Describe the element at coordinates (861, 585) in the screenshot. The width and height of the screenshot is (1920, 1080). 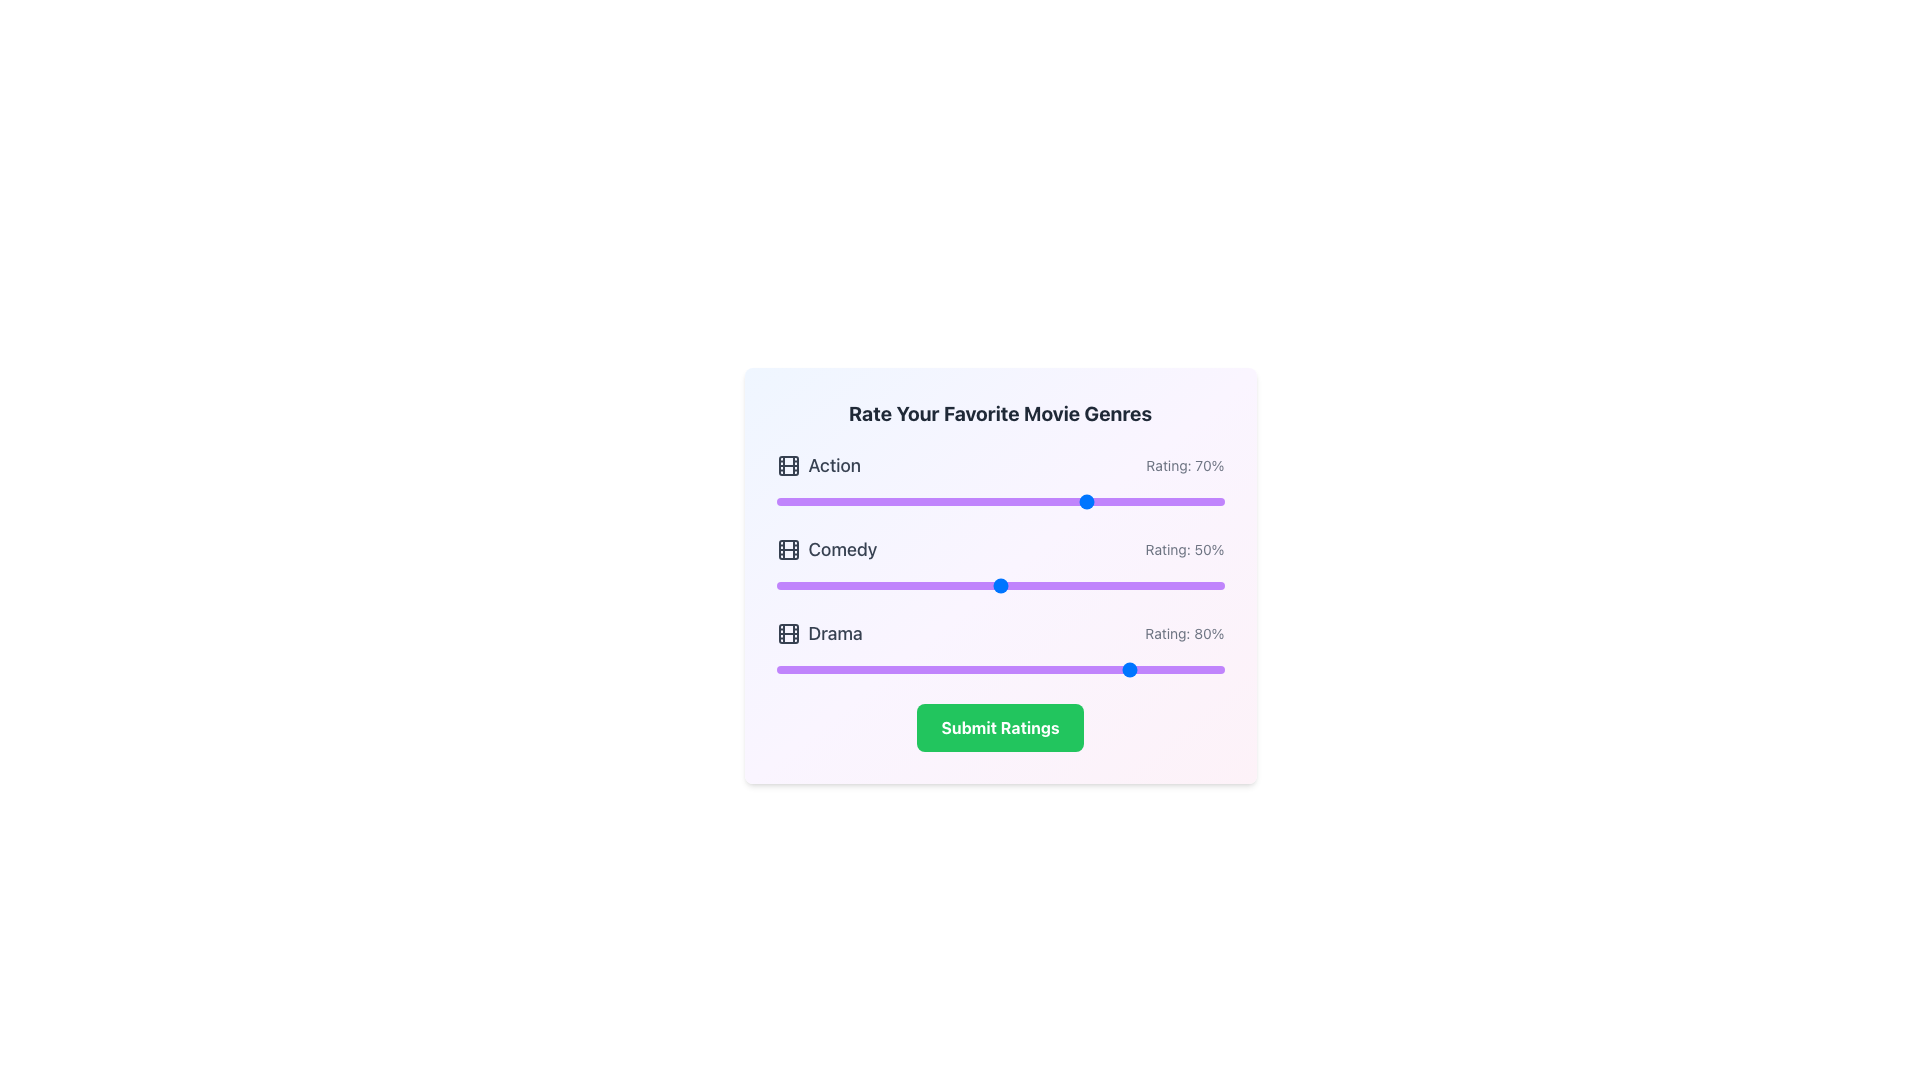
I see `the slider` at that location.